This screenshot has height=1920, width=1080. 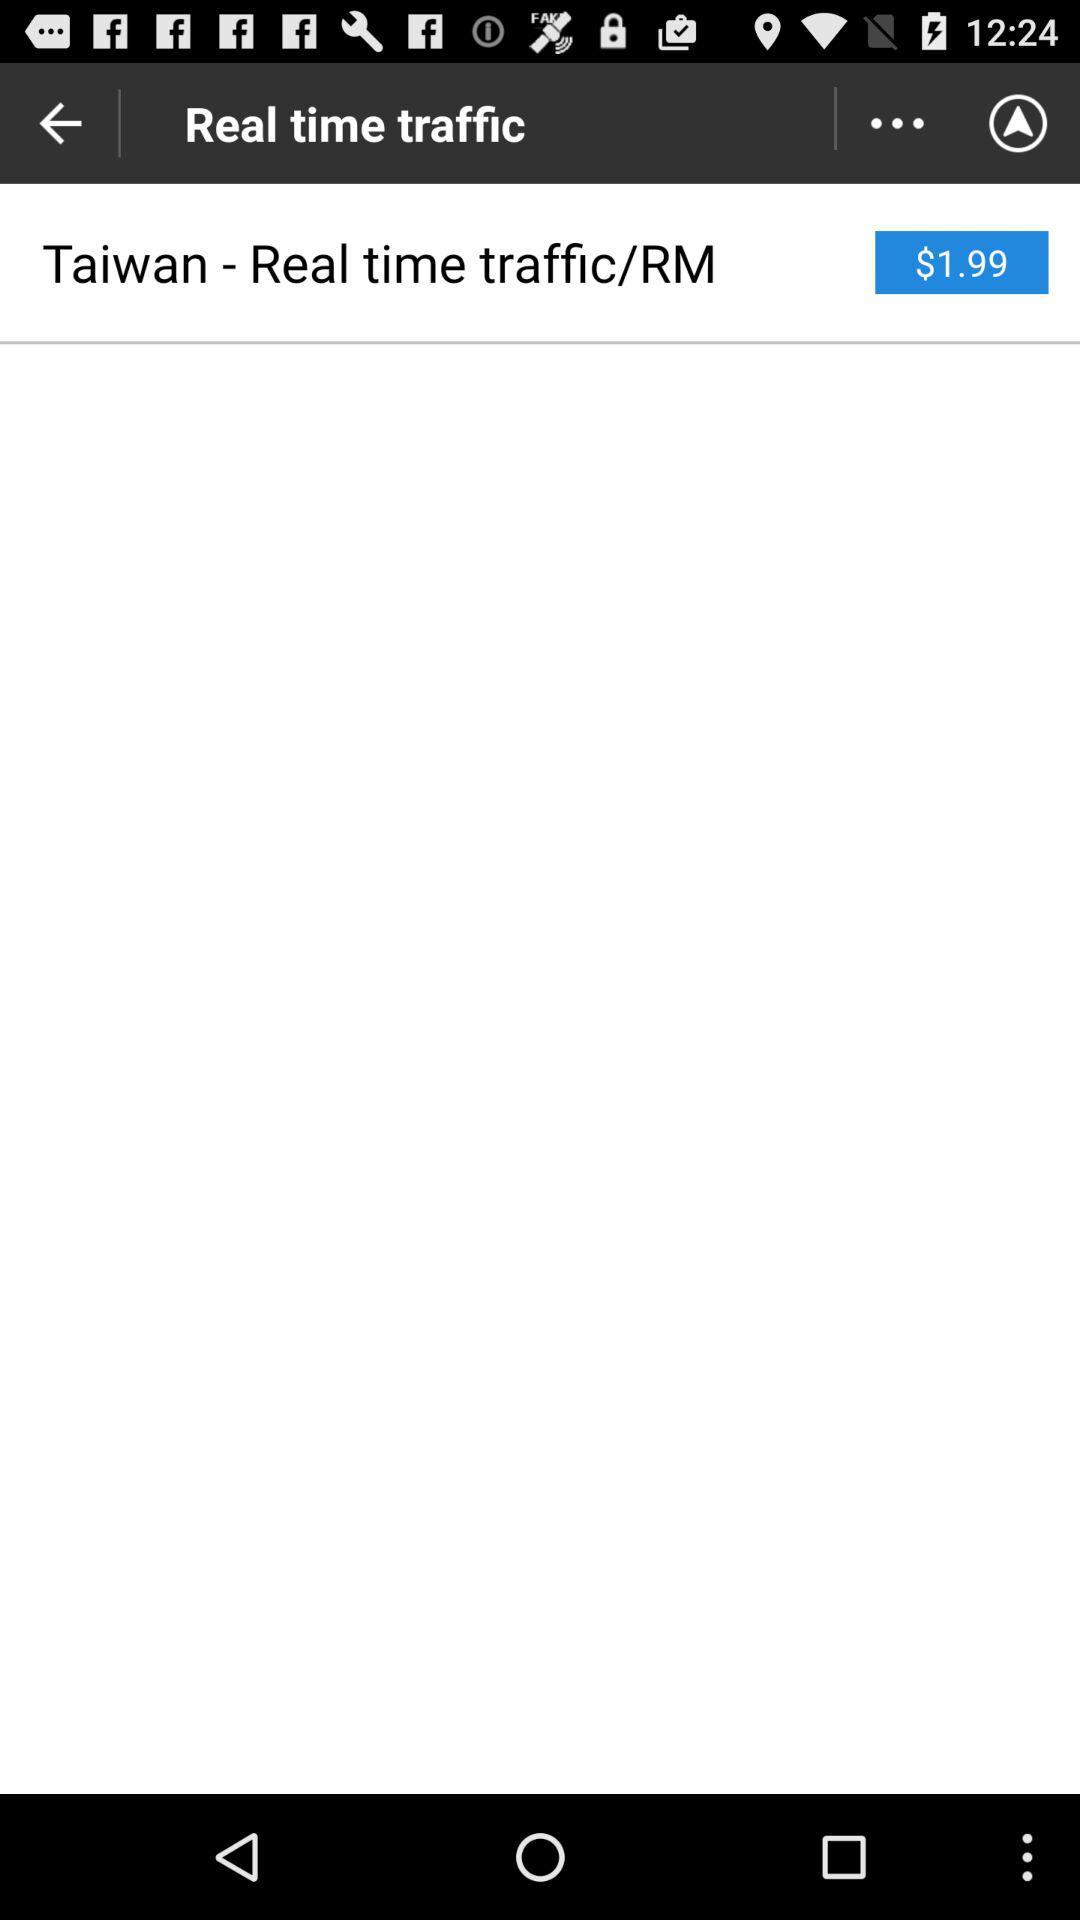 I want to click on item above taiwan real time app, so click(x=896, y=122).